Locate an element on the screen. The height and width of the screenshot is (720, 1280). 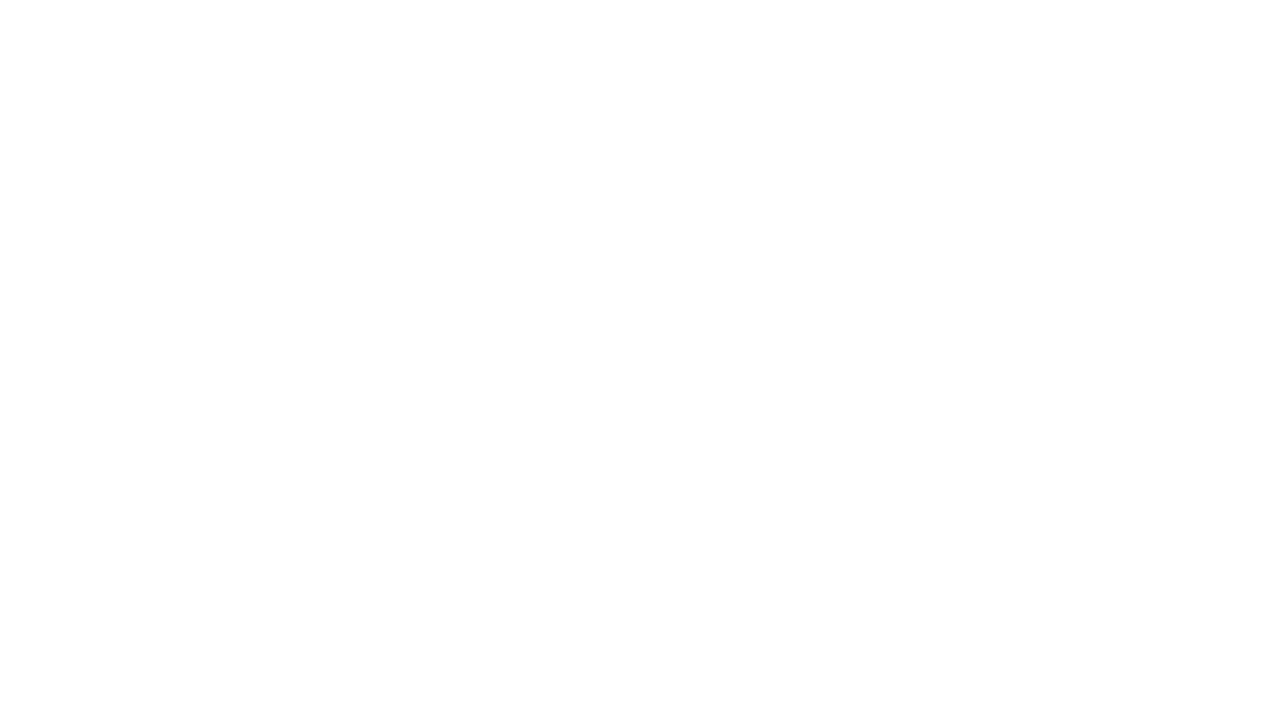
'Find what' is located at coordinates (141, 57).